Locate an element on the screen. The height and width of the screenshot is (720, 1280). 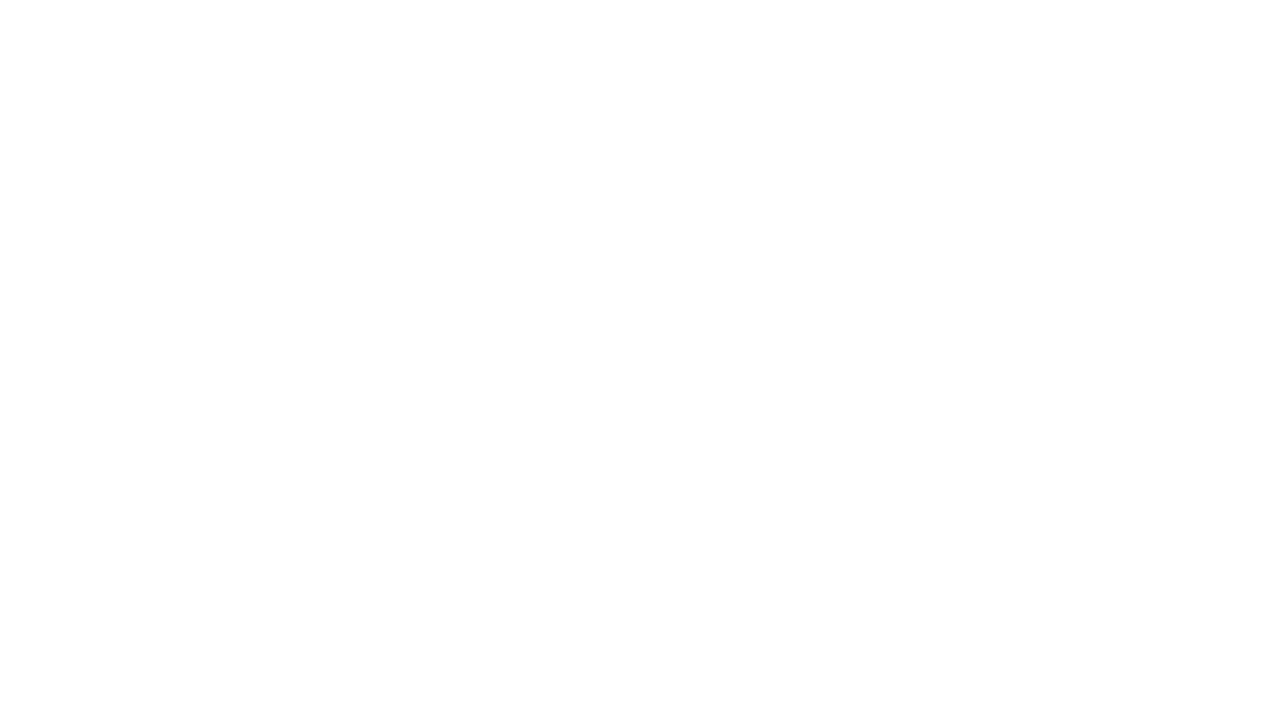
'Find what' is located at coordinates (141, 57).